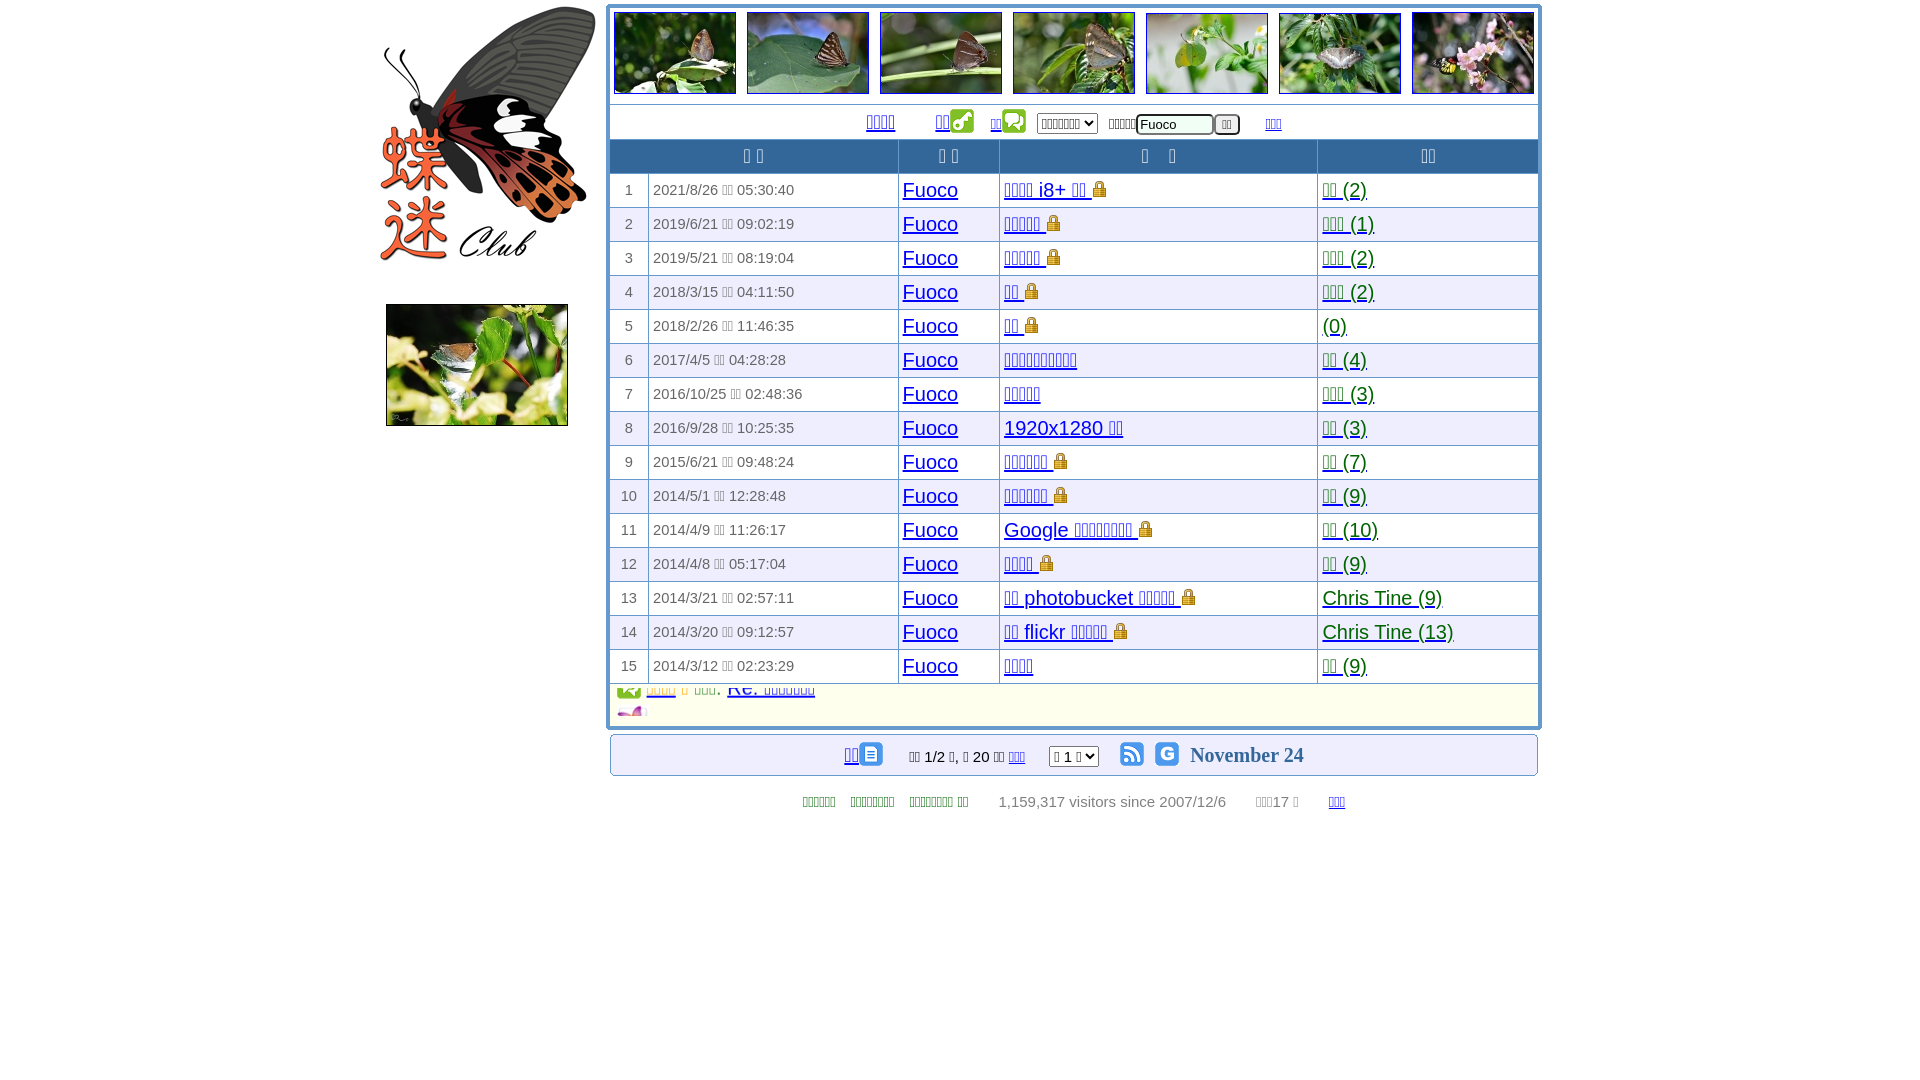 This screenshot has width=1920, height=1080. Describe the element at coordinates (901, 189) in the screenshot. I see `'Fuoco'` at that location.